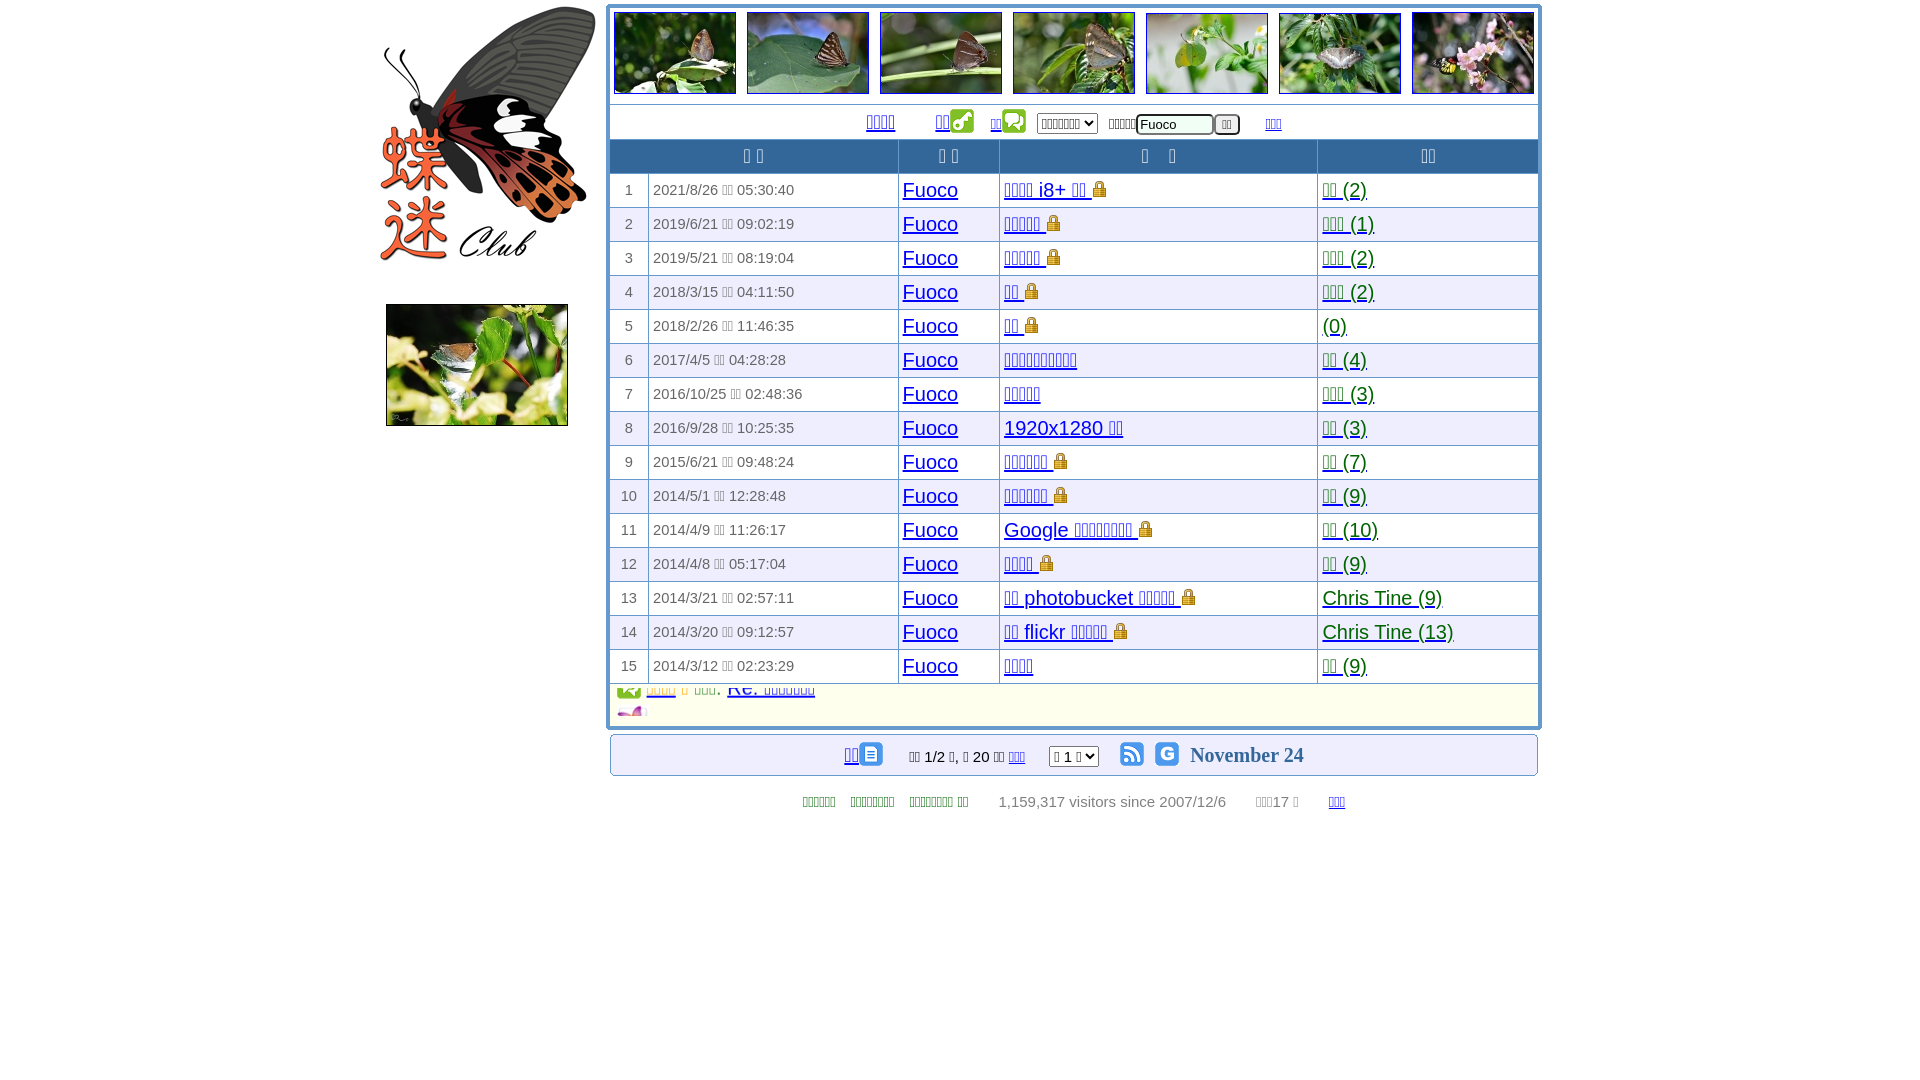 This screenshot has width=1920, height=1080. Describe the element at coordinates (901, 189) in the screenshot. I see `'Fuoco'` at that location.